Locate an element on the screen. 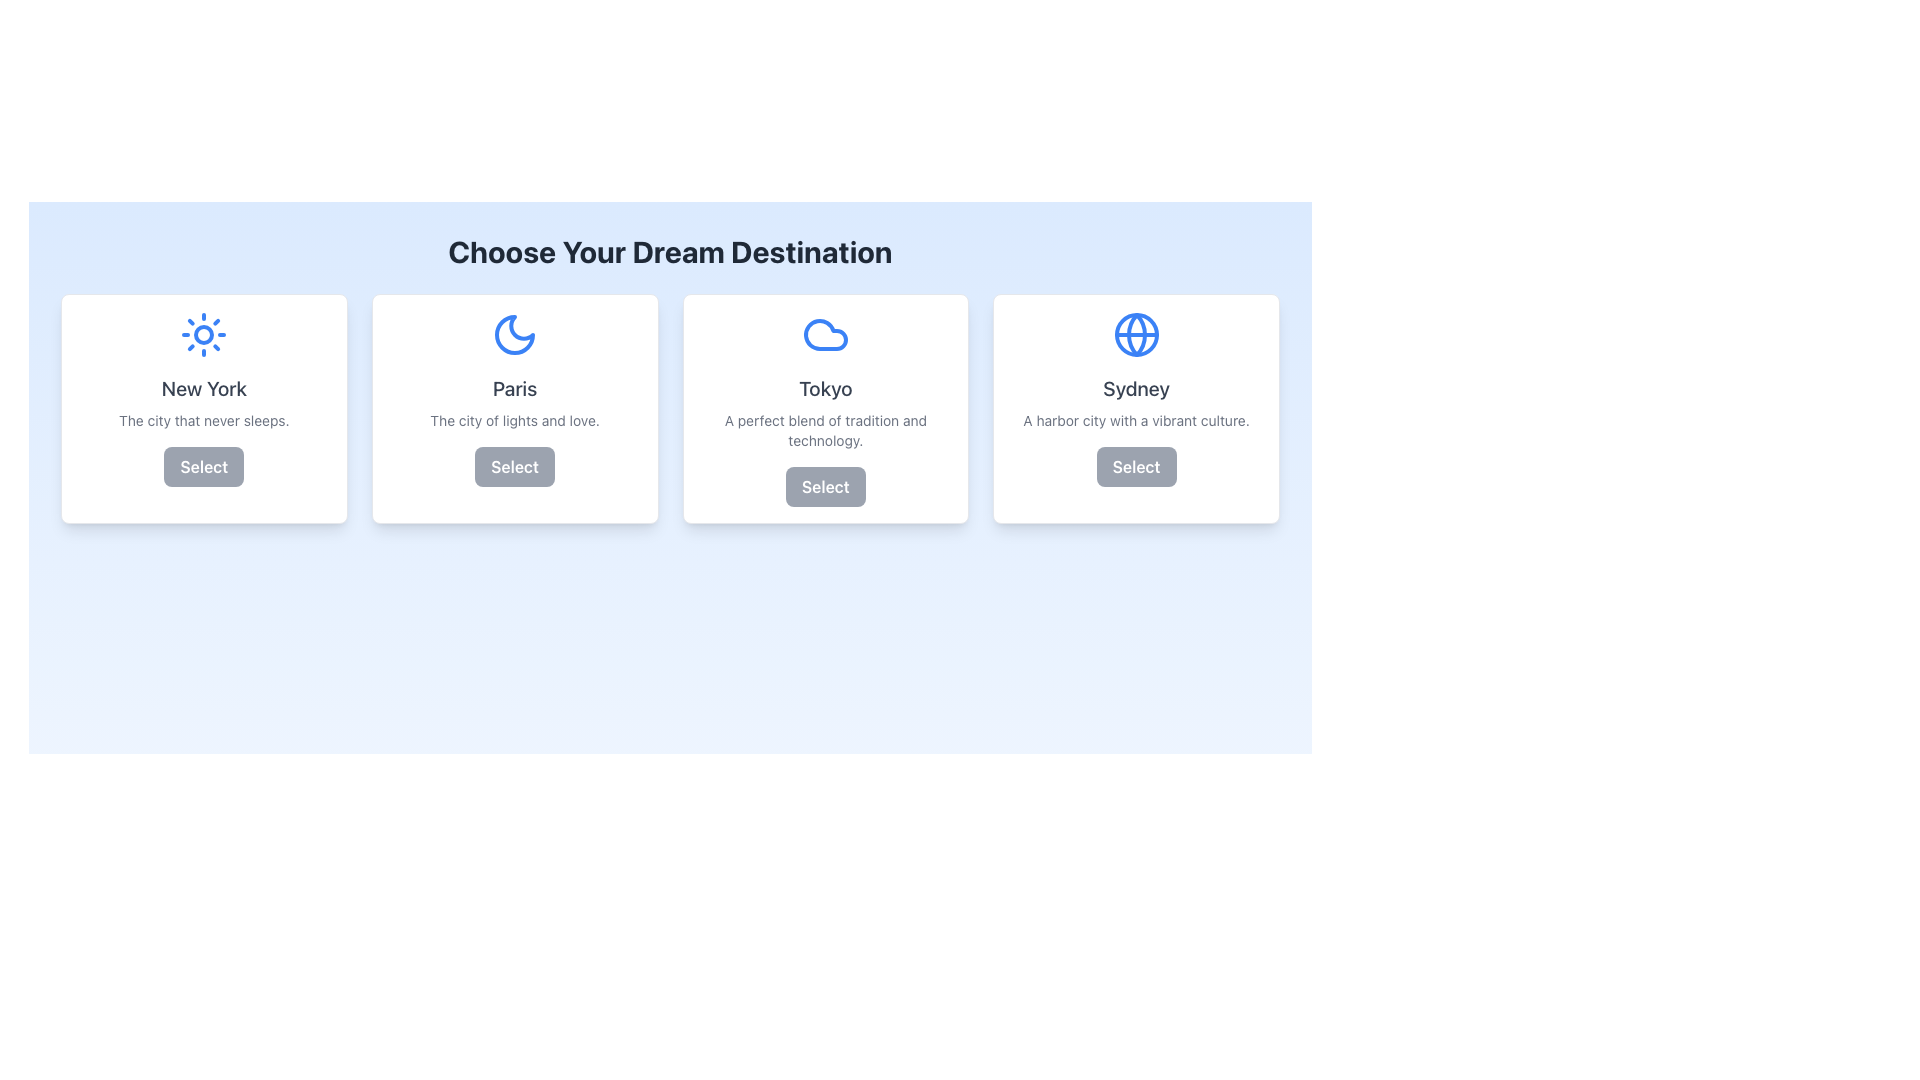 The image size is (1920, 1080). the SVG graphic circle component that represents a globe in the 'Sydney' card, the rightmost card in the row of four under 'Choose Your Dream Destination' is located at coordinates (1136, 334).